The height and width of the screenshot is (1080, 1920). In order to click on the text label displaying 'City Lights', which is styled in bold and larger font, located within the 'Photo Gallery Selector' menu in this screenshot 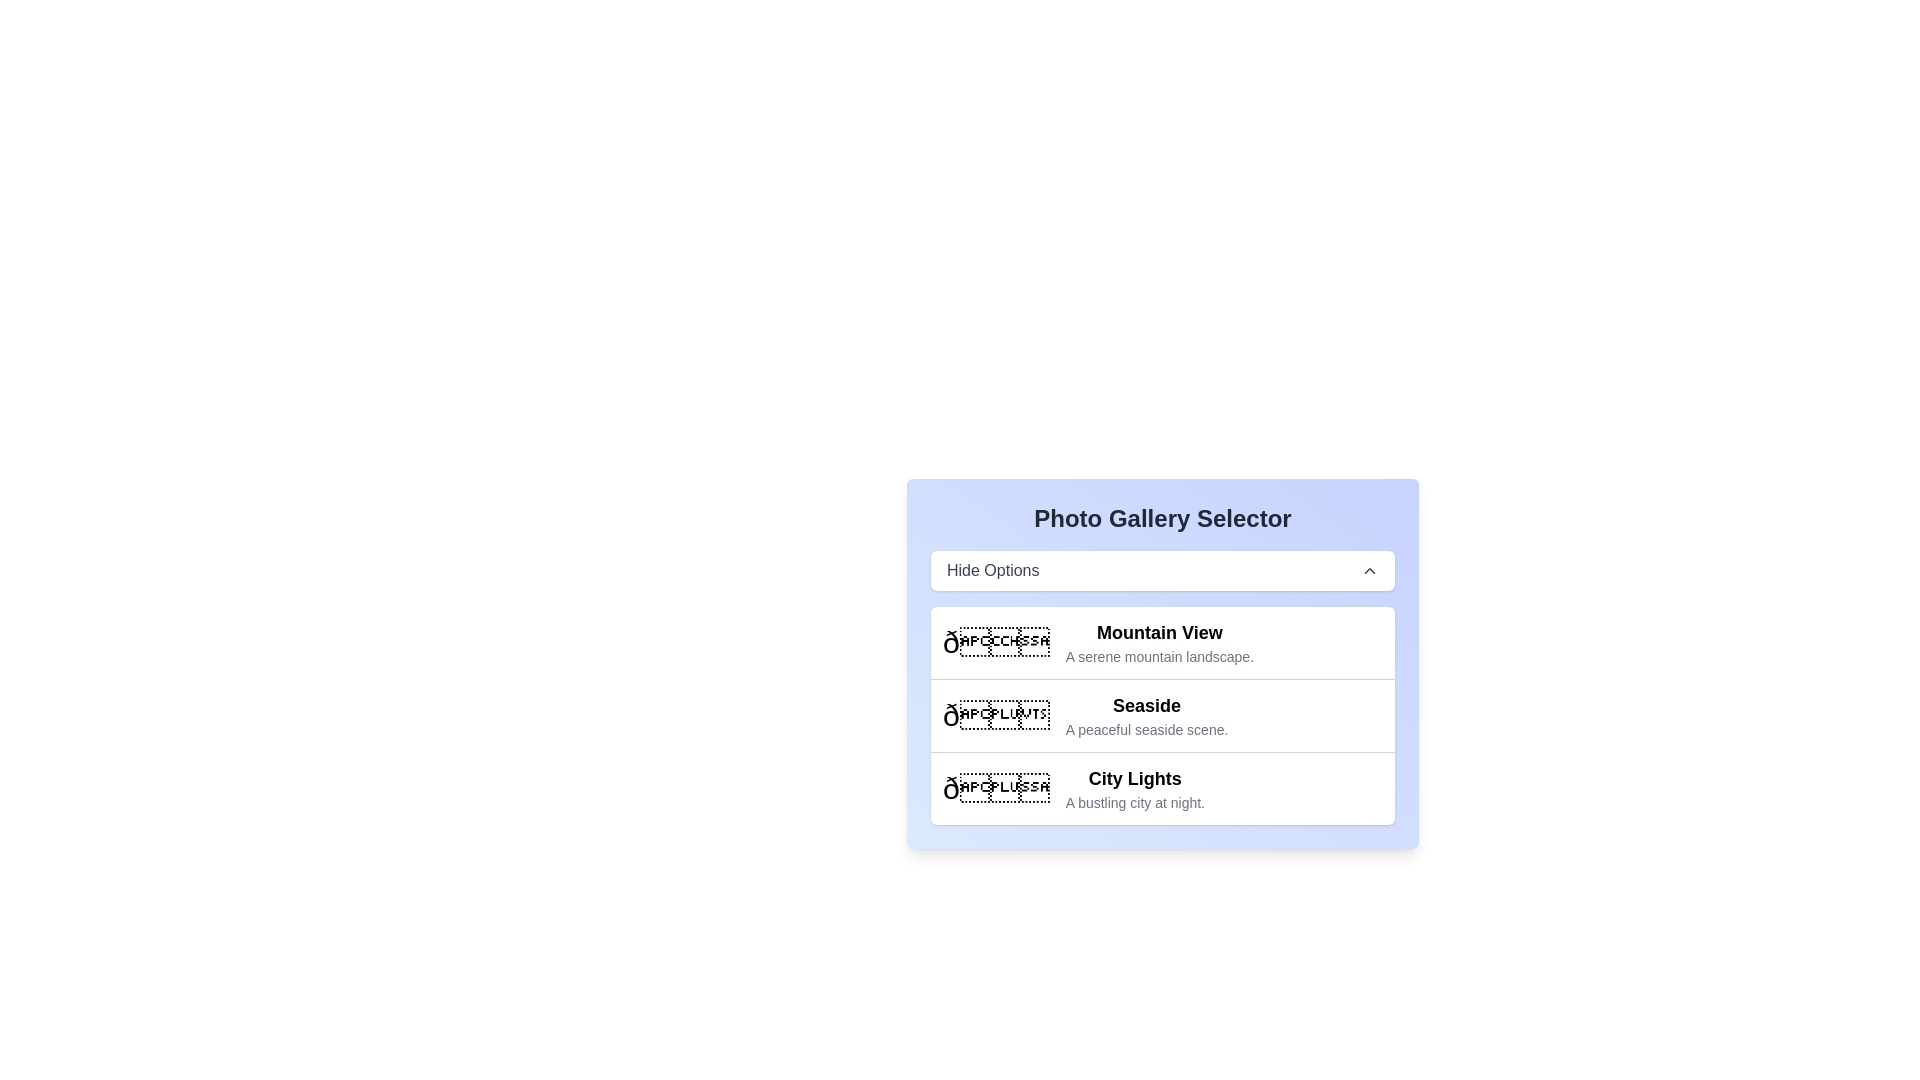, I will do `click(1135, 778)`.